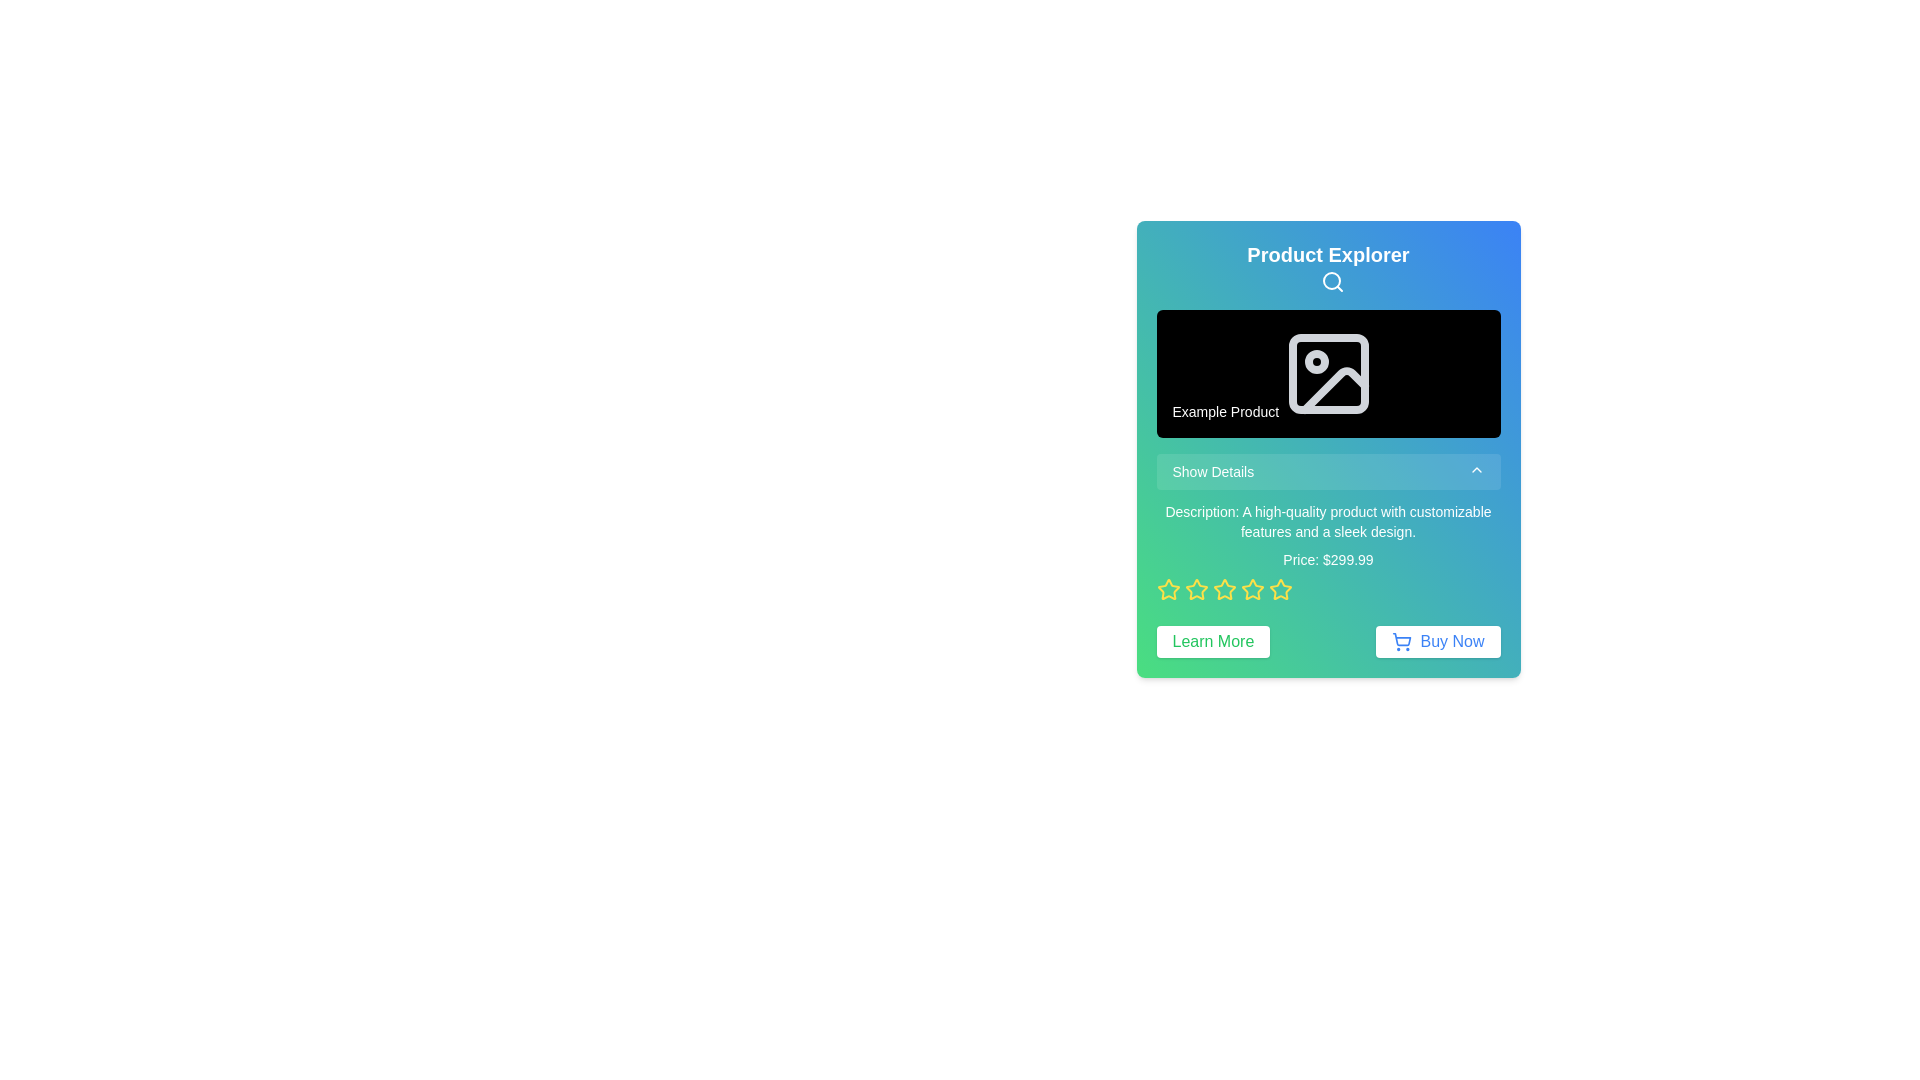 The height and width of the screenshot is (1080, 1920). What do you see at coordinates (1334, 390) in the screenshot?
I see `the icon located at the top right of the card UI component, which serves as a visual element of the image placeholder` at bounding box center [1334, 390].